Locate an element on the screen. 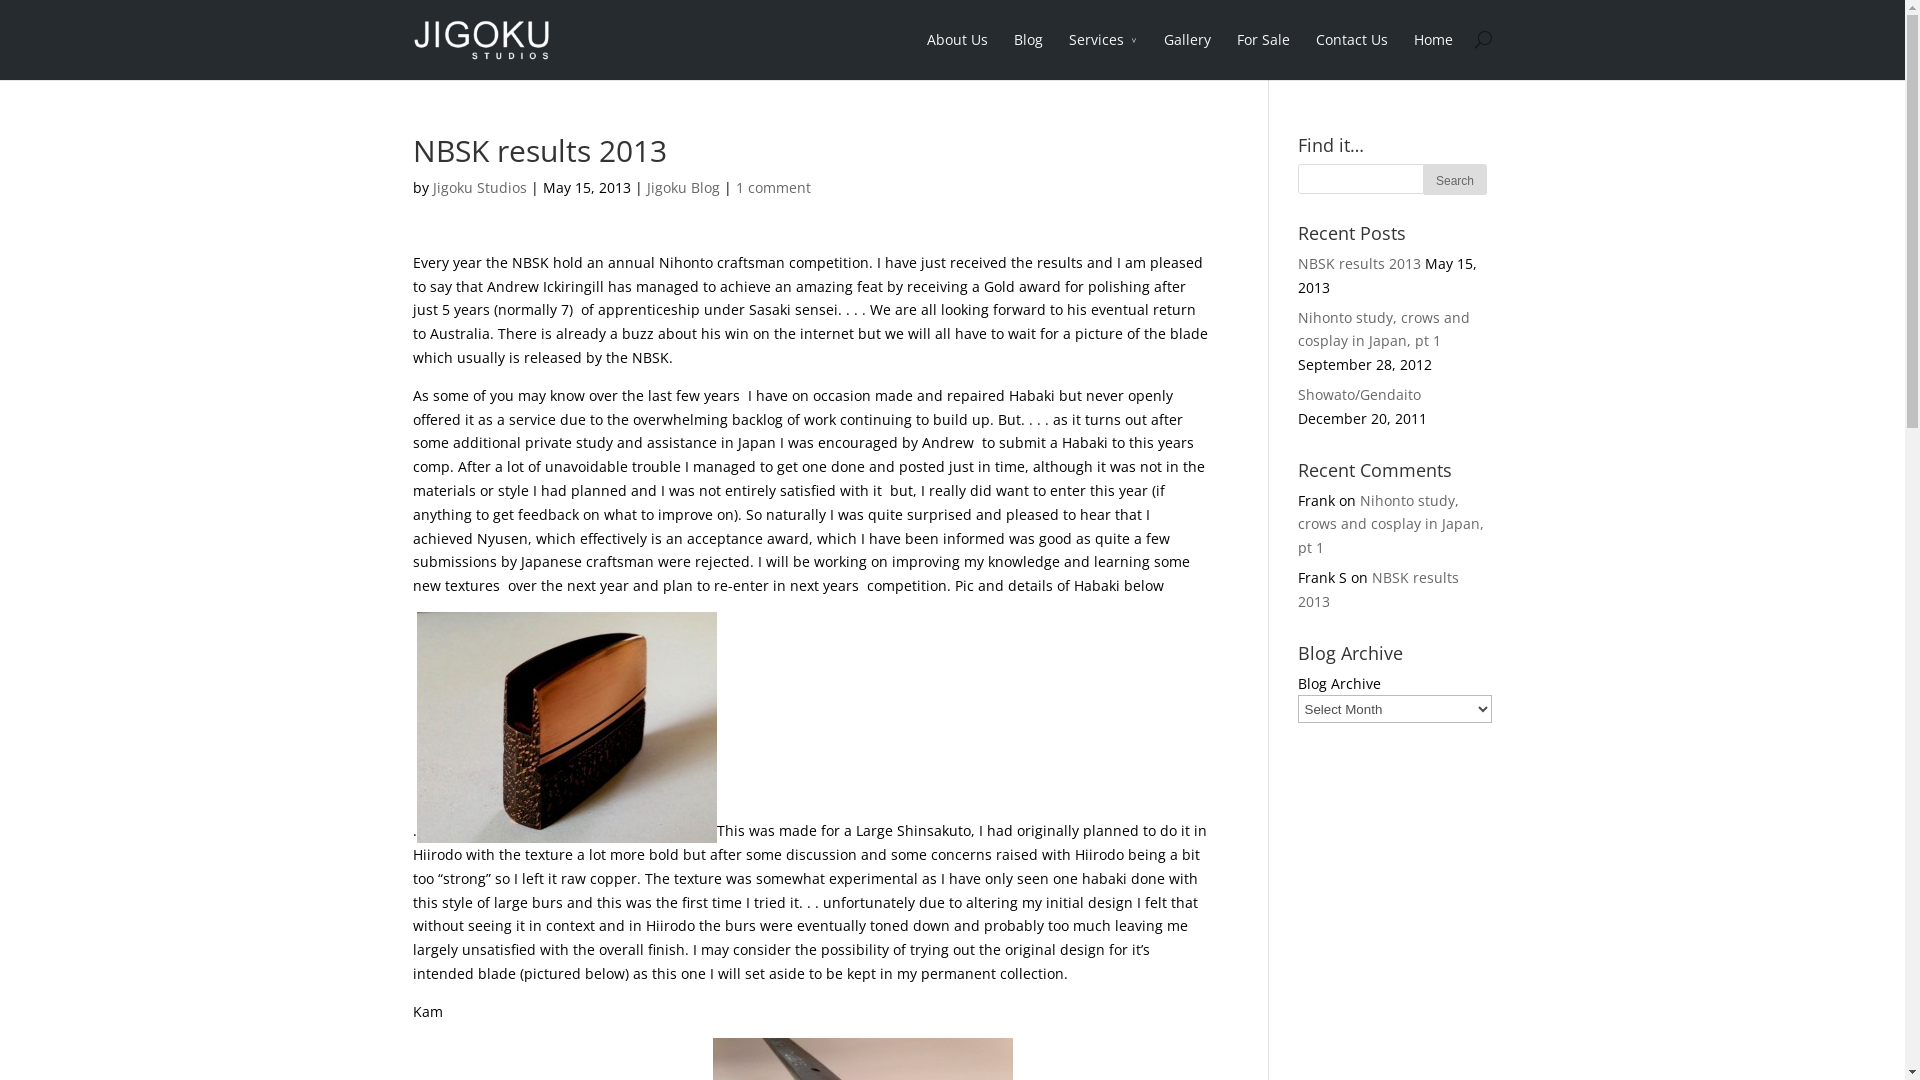 This screenshot has height=1080, width=1920. 'About Us' is located at coordinates (955, 53).